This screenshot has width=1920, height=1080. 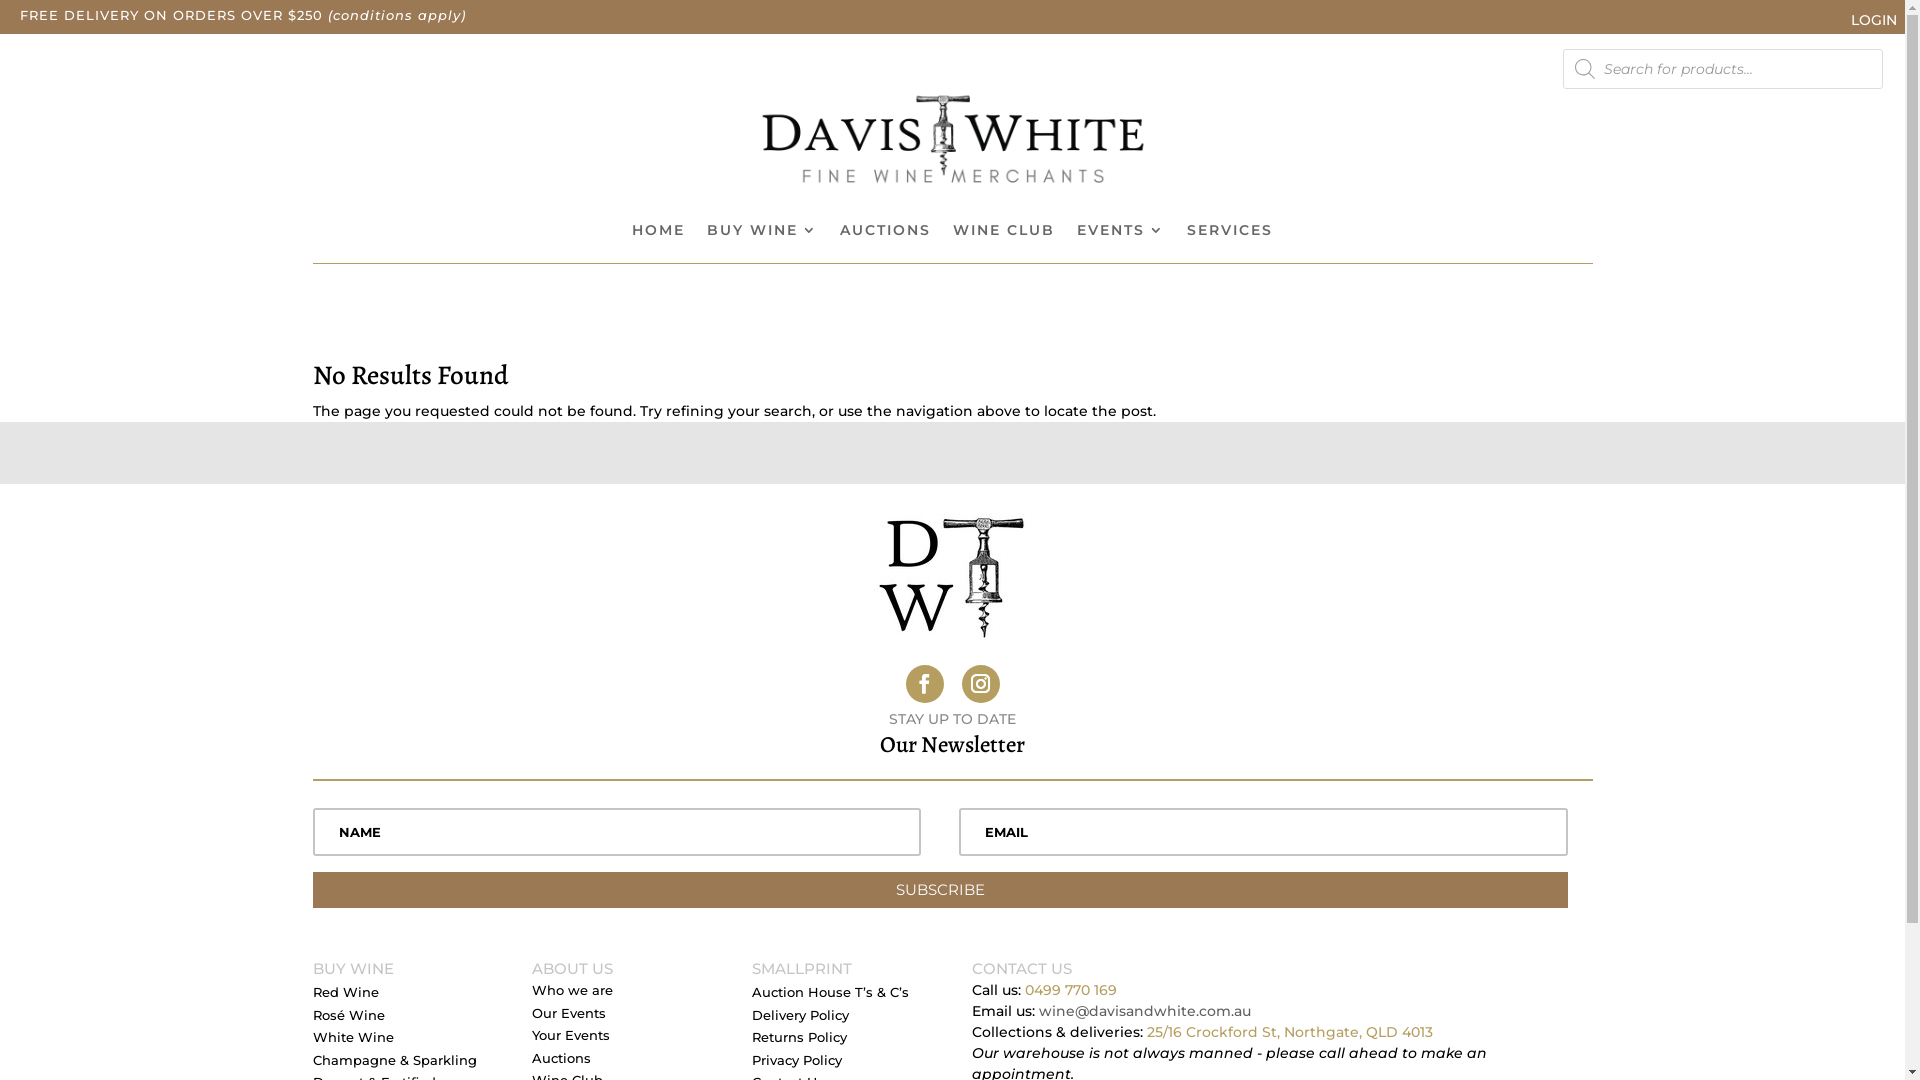 What do you see at coordinates (568, 1017) in the screenshot?
I see `'Our Events'` at bounding box center [568, 1017].